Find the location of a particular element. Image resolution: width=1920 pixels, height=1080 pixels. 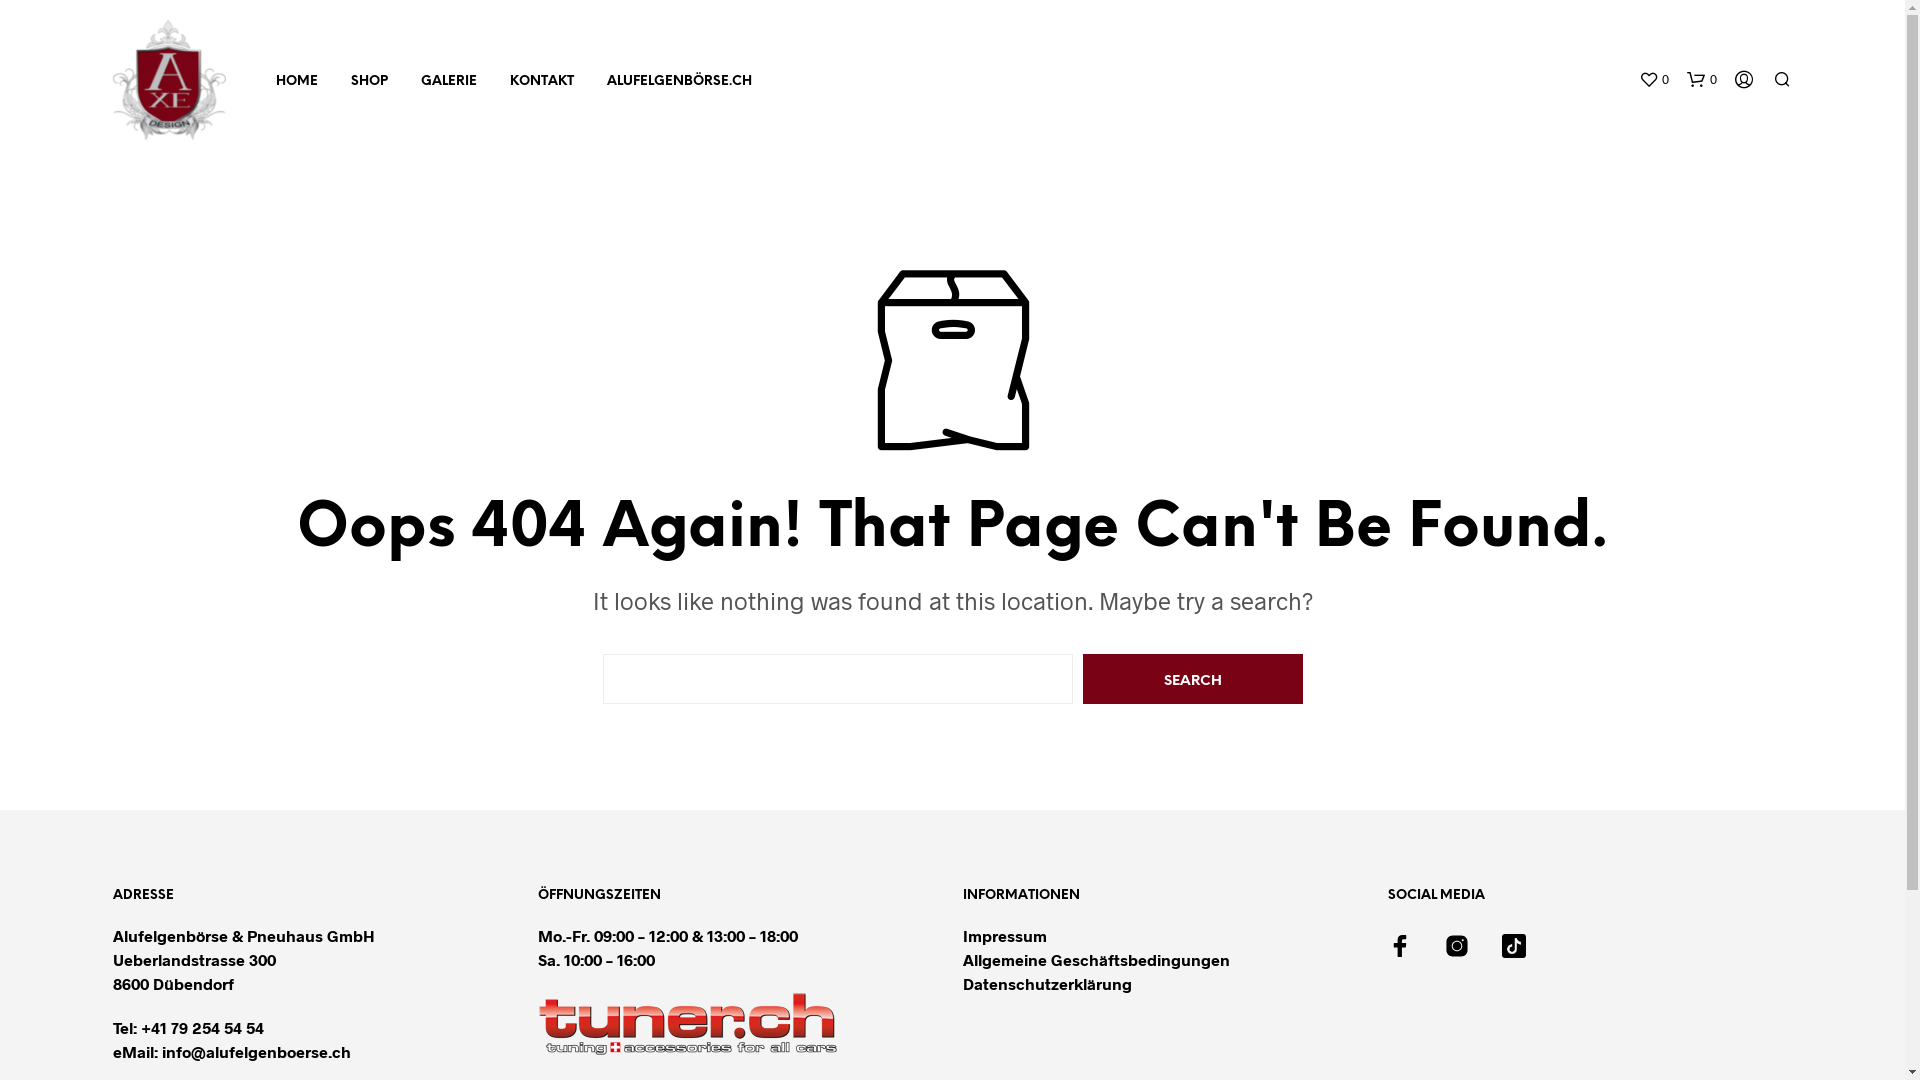

'Impressum' is located at coordinates (1003, 935).